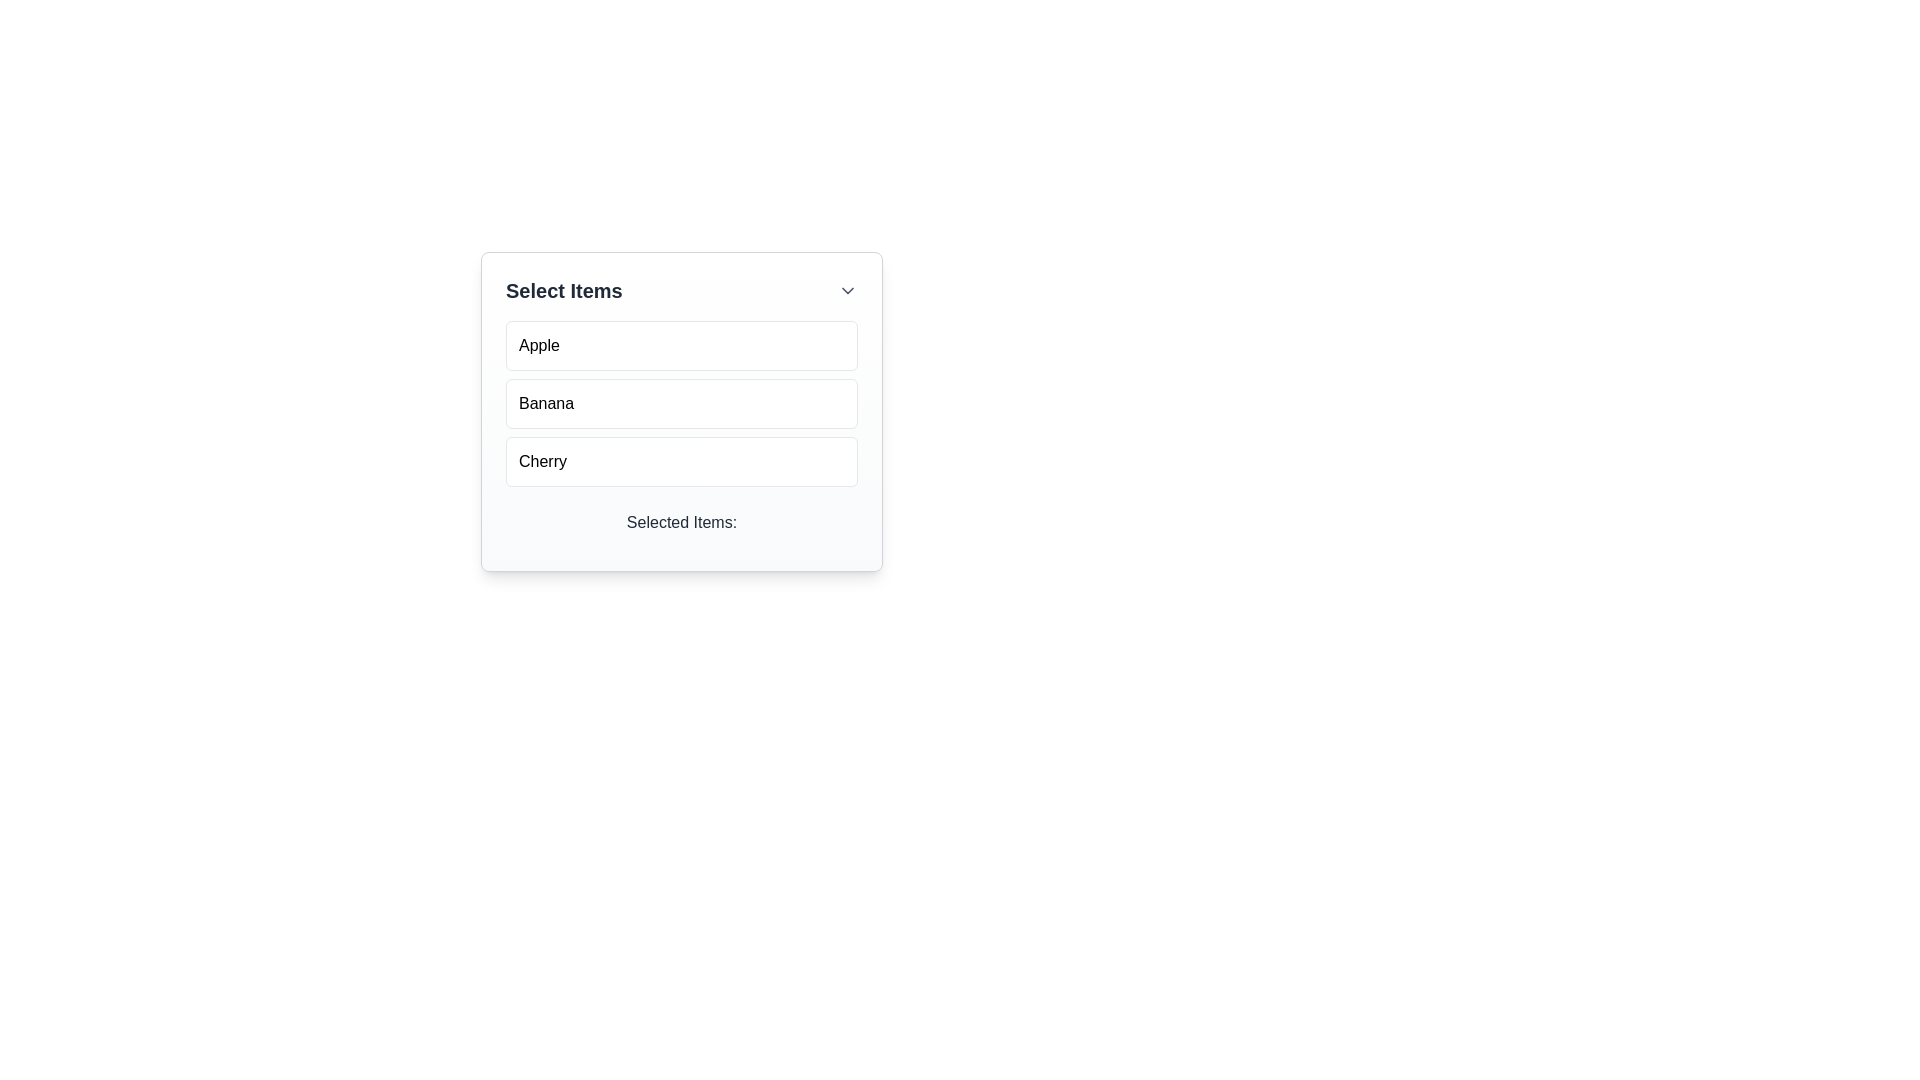 This screenshot has height=1080, width=1920. Describe the element at coordinates (681, 462) in the screenshot. I see `to select the list item labeled 'Cherry', which is the last item in a vertical list of three items` at that location.